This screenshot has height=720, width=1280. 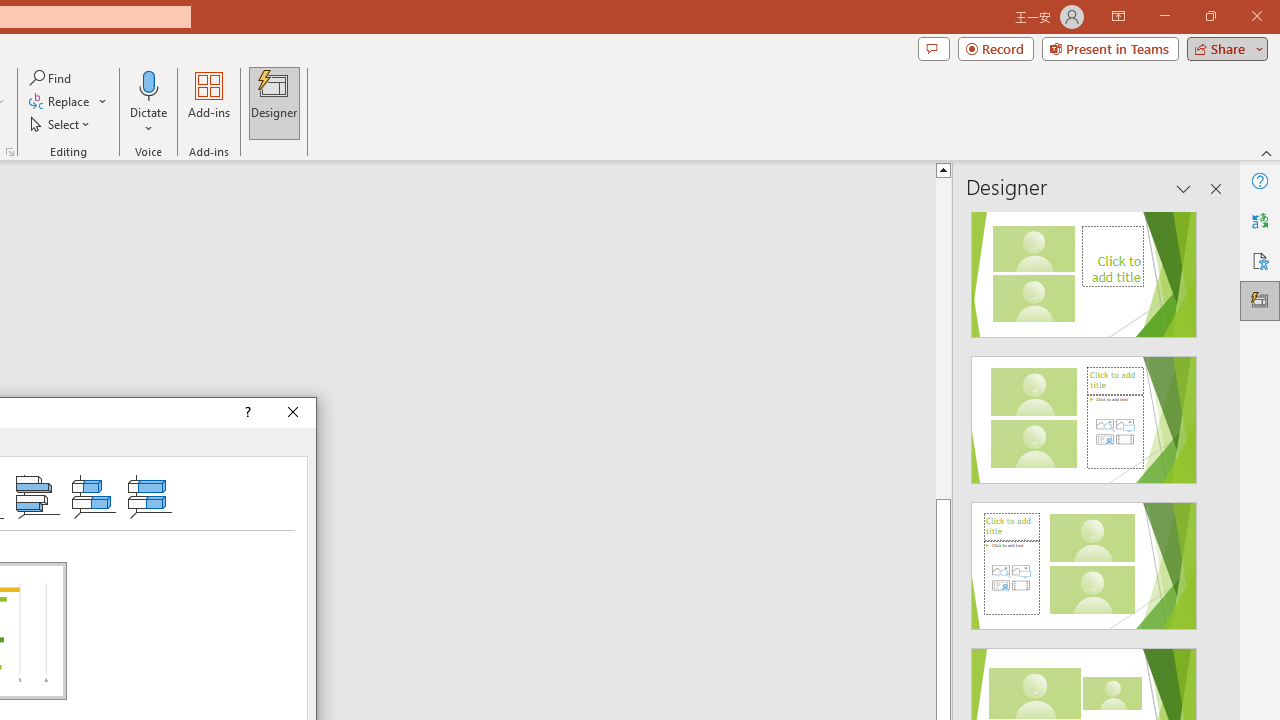 I want to click on 'Select', so click(x=61, y=124).